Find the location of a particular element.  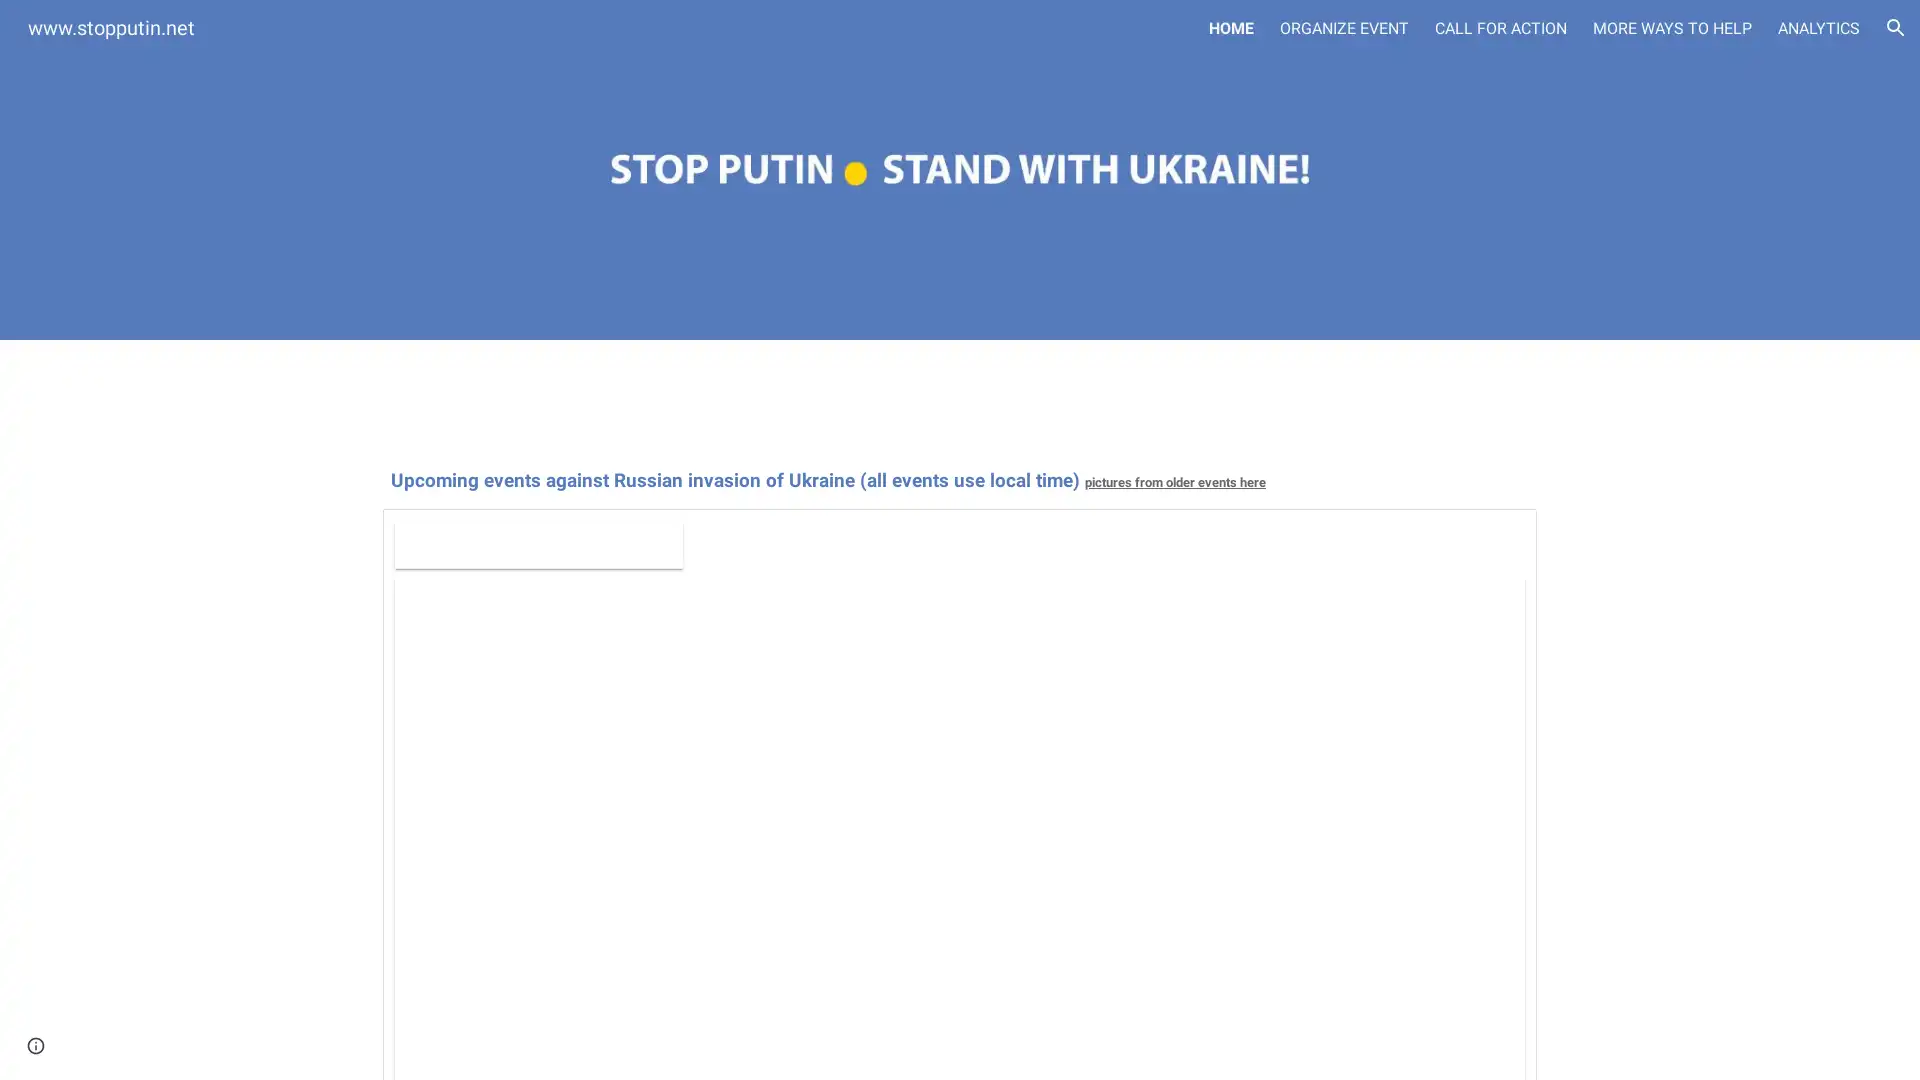

Copy heading link is located at coordinates (1287, 479).